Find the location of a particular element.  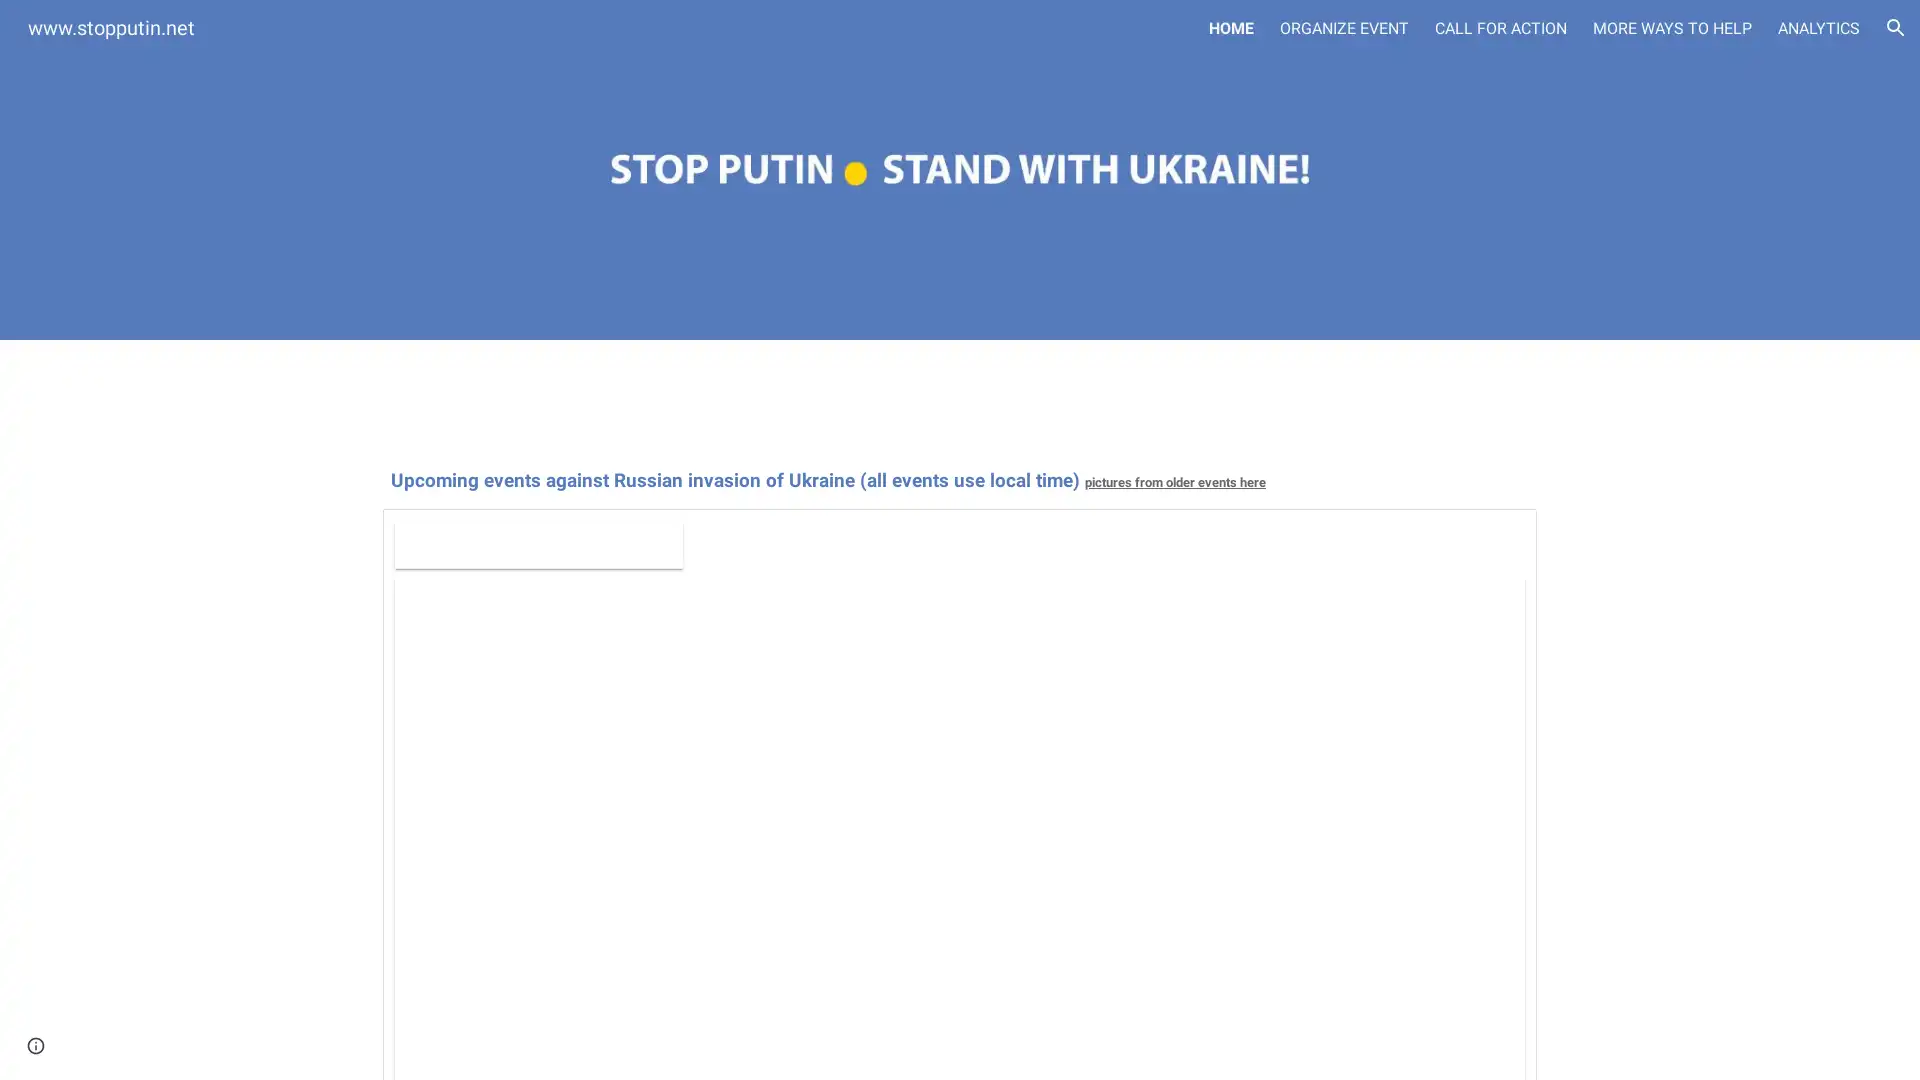

Copy heading link is located at coordinates (1287, 479).